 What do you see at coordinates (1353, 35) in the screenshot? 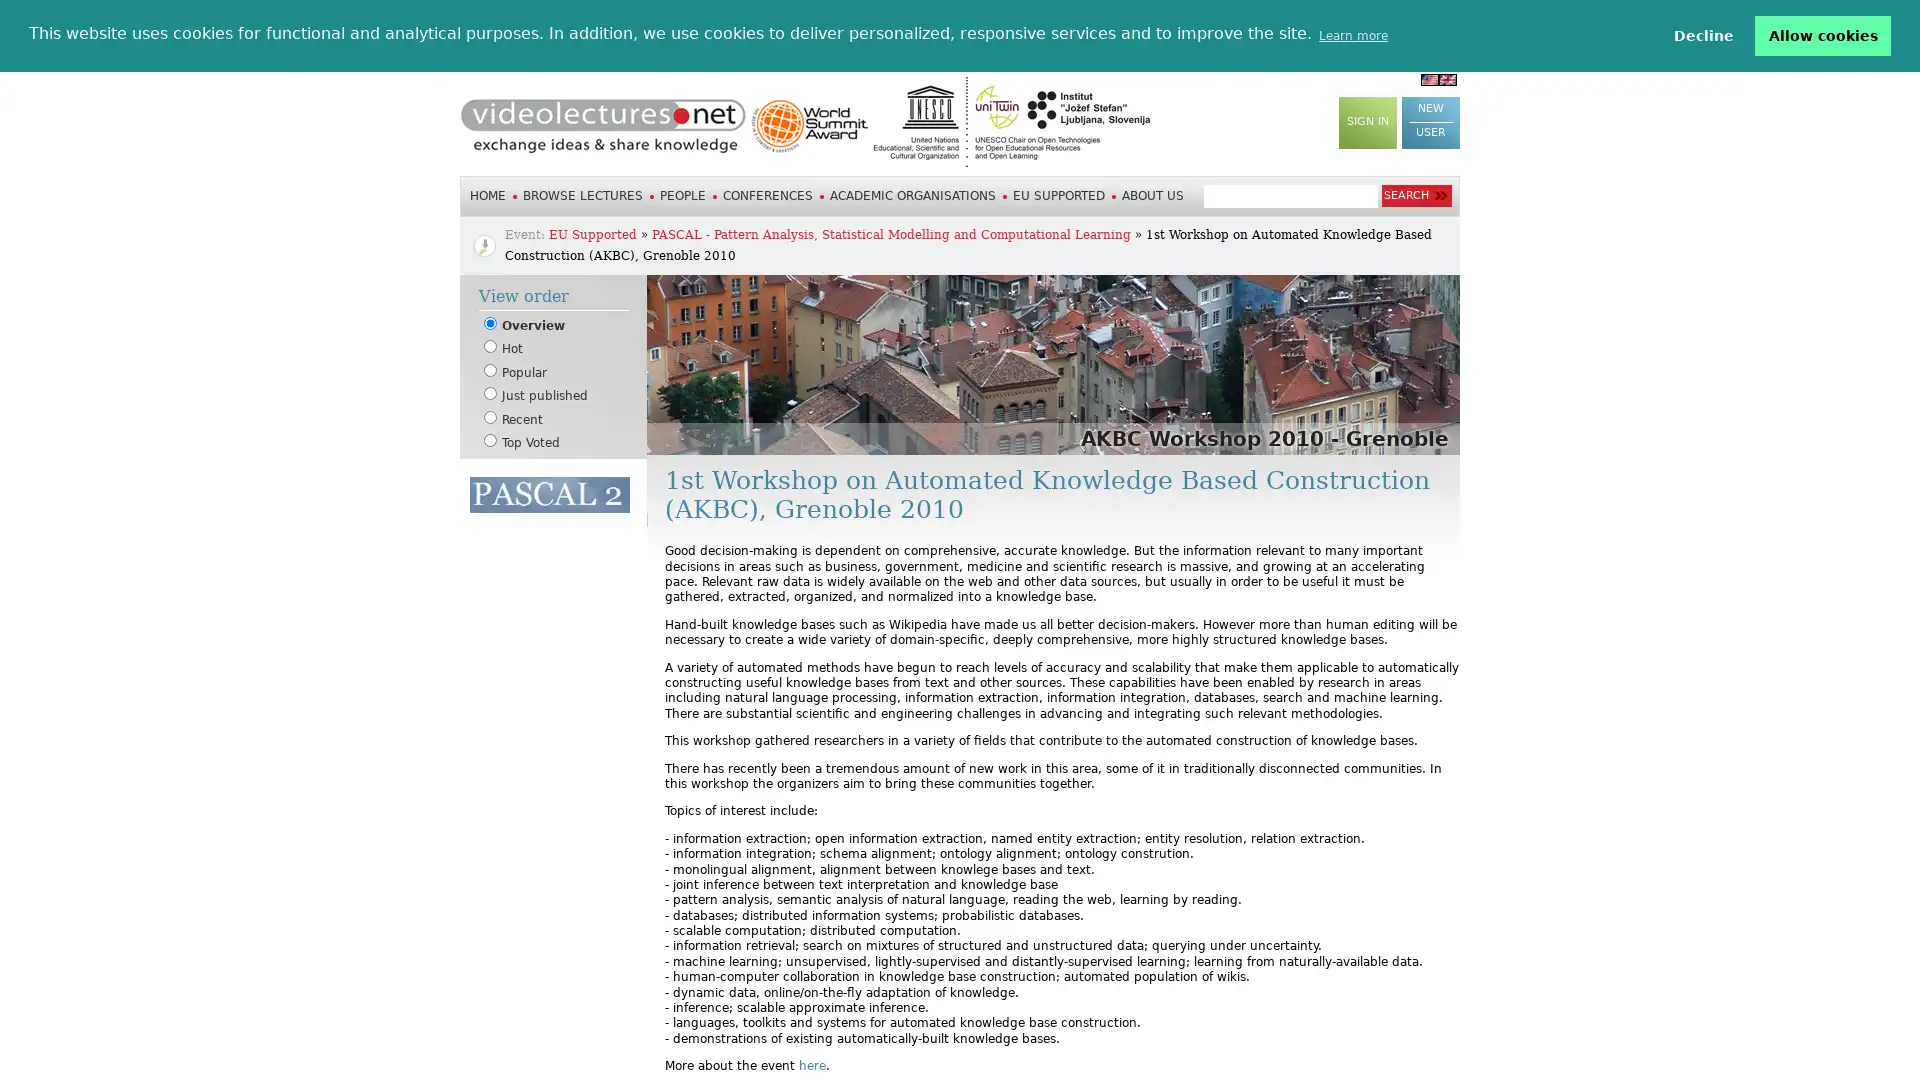
I see `learn more about cookies` at bounding box center [1353, 35].